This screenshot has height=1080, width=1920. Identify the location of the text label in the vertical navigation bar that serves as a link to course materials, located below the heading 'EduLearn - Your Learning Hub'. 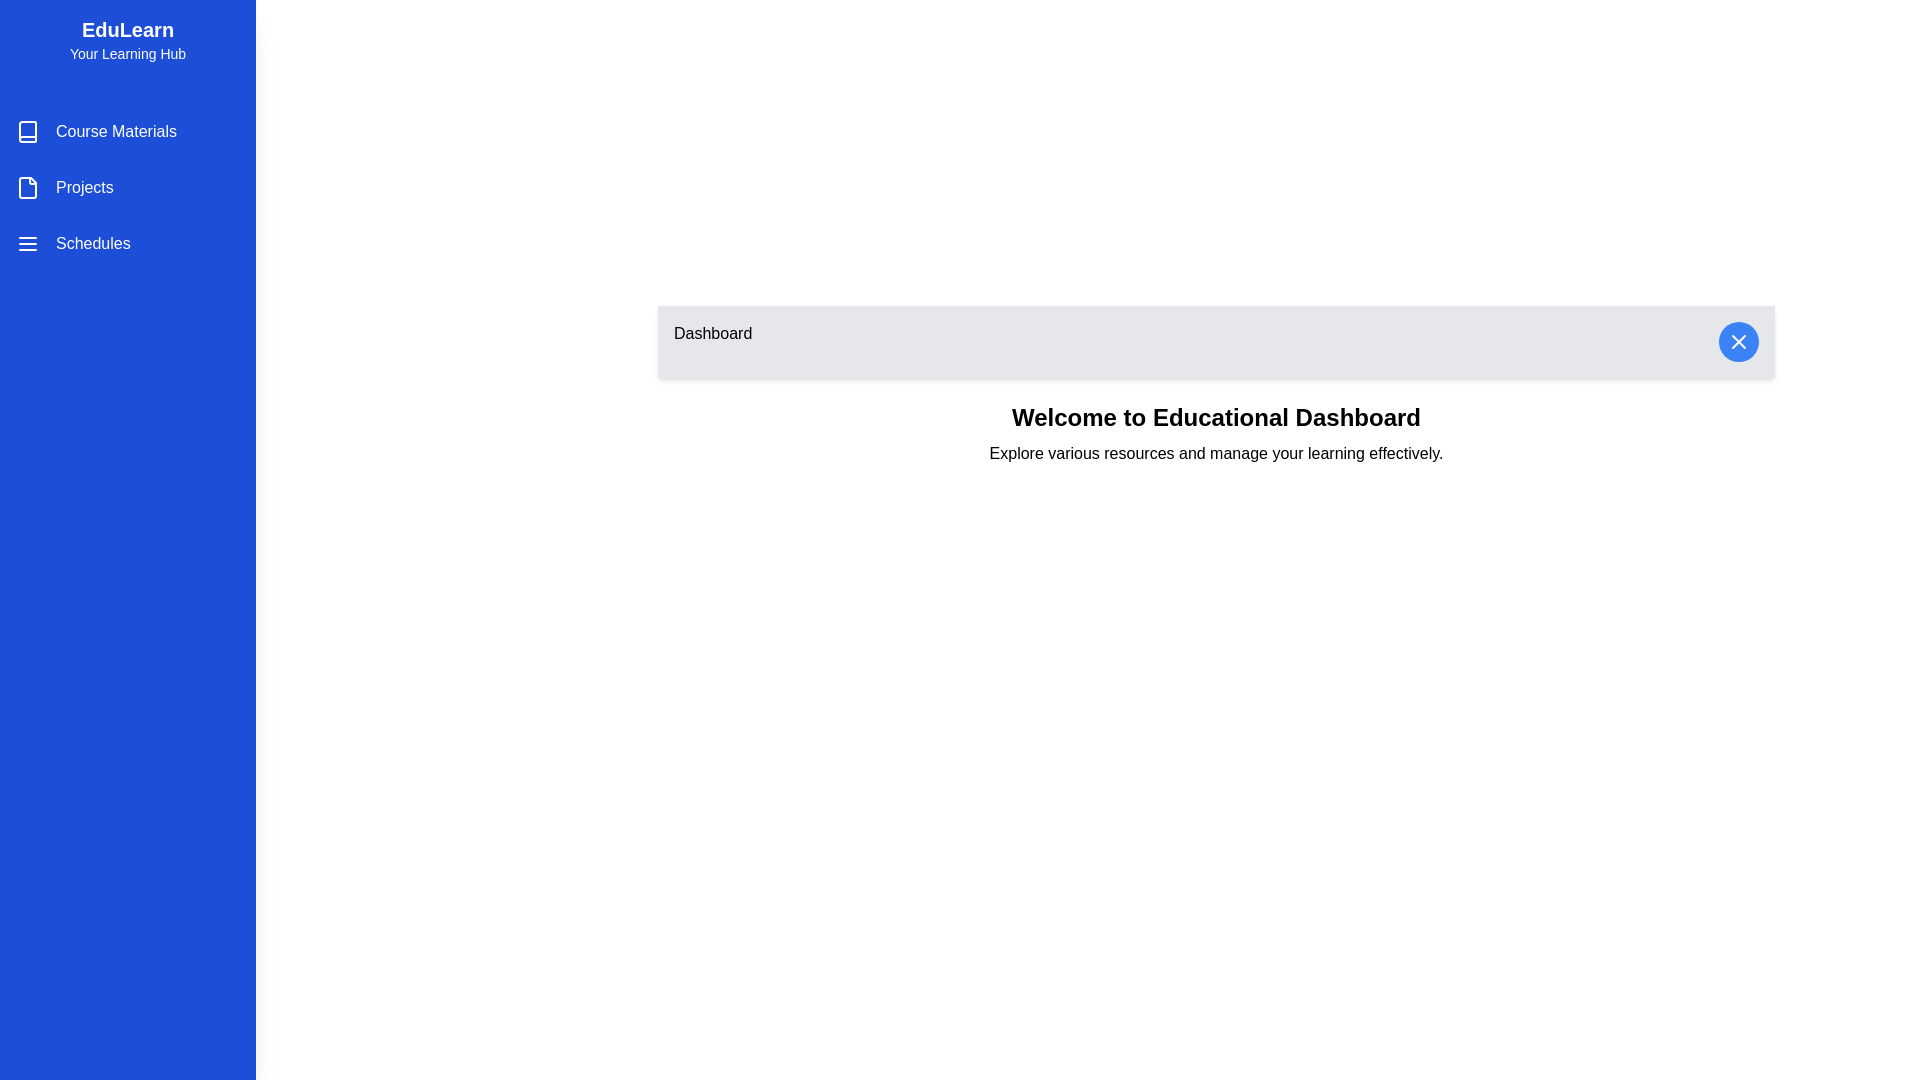
(115, 131).